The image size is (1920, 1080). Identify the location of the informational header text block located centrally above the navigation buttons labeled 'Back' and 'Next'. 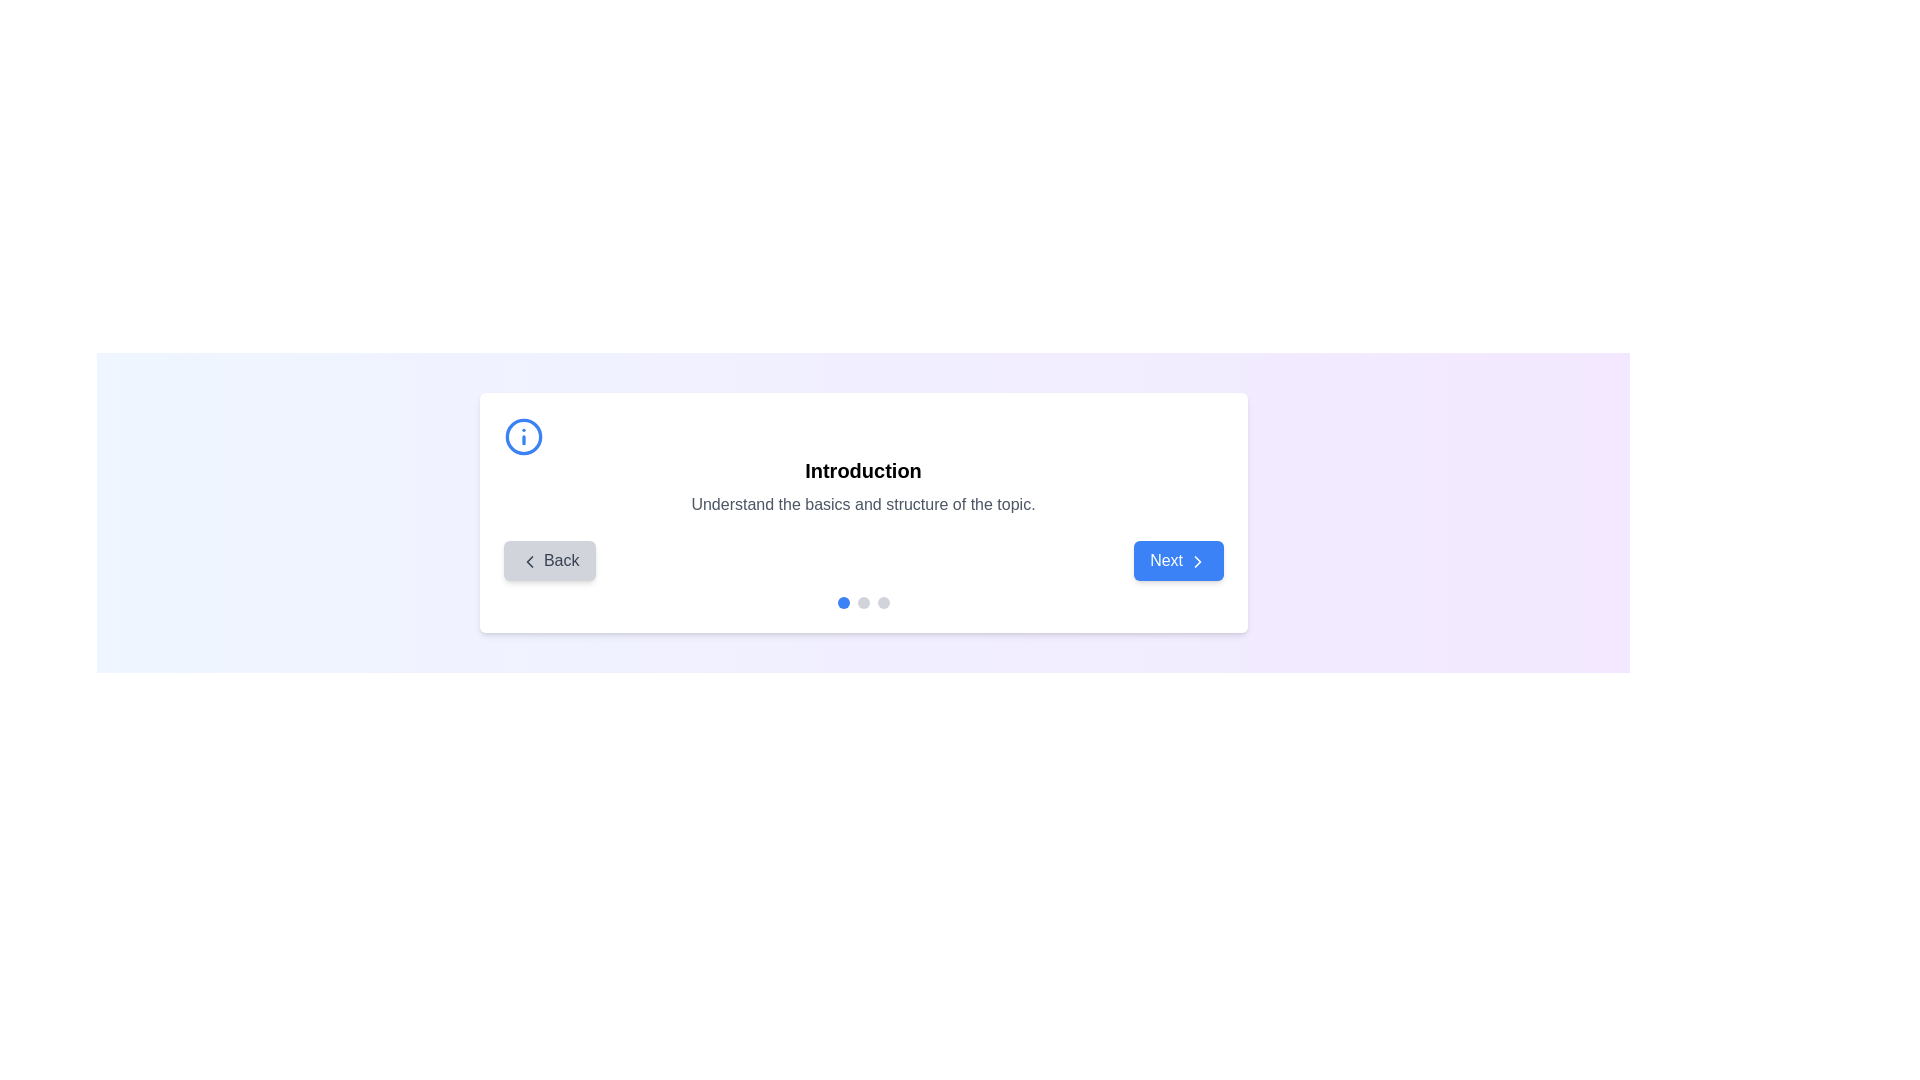
(863, 466).